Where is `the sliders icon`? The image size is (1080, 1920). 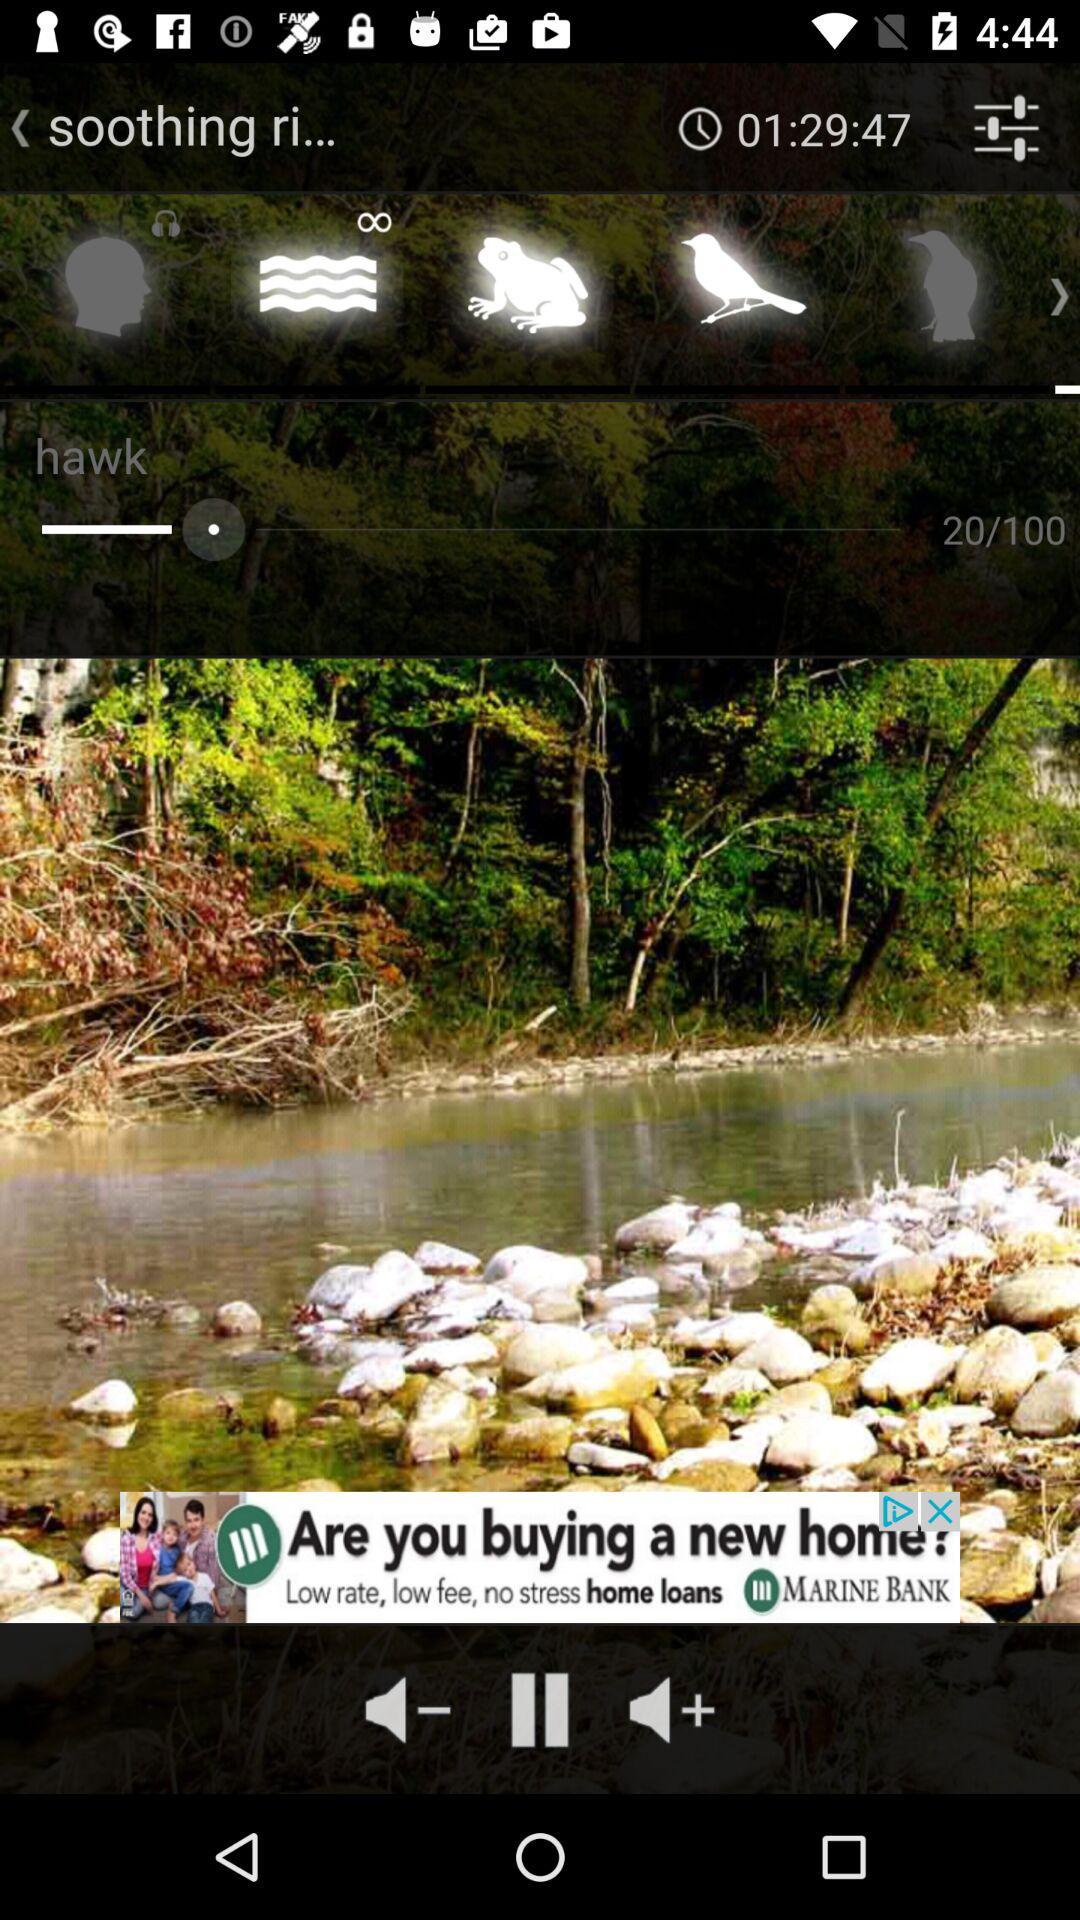
the sliders icon is located at coordinates (1006, 127).